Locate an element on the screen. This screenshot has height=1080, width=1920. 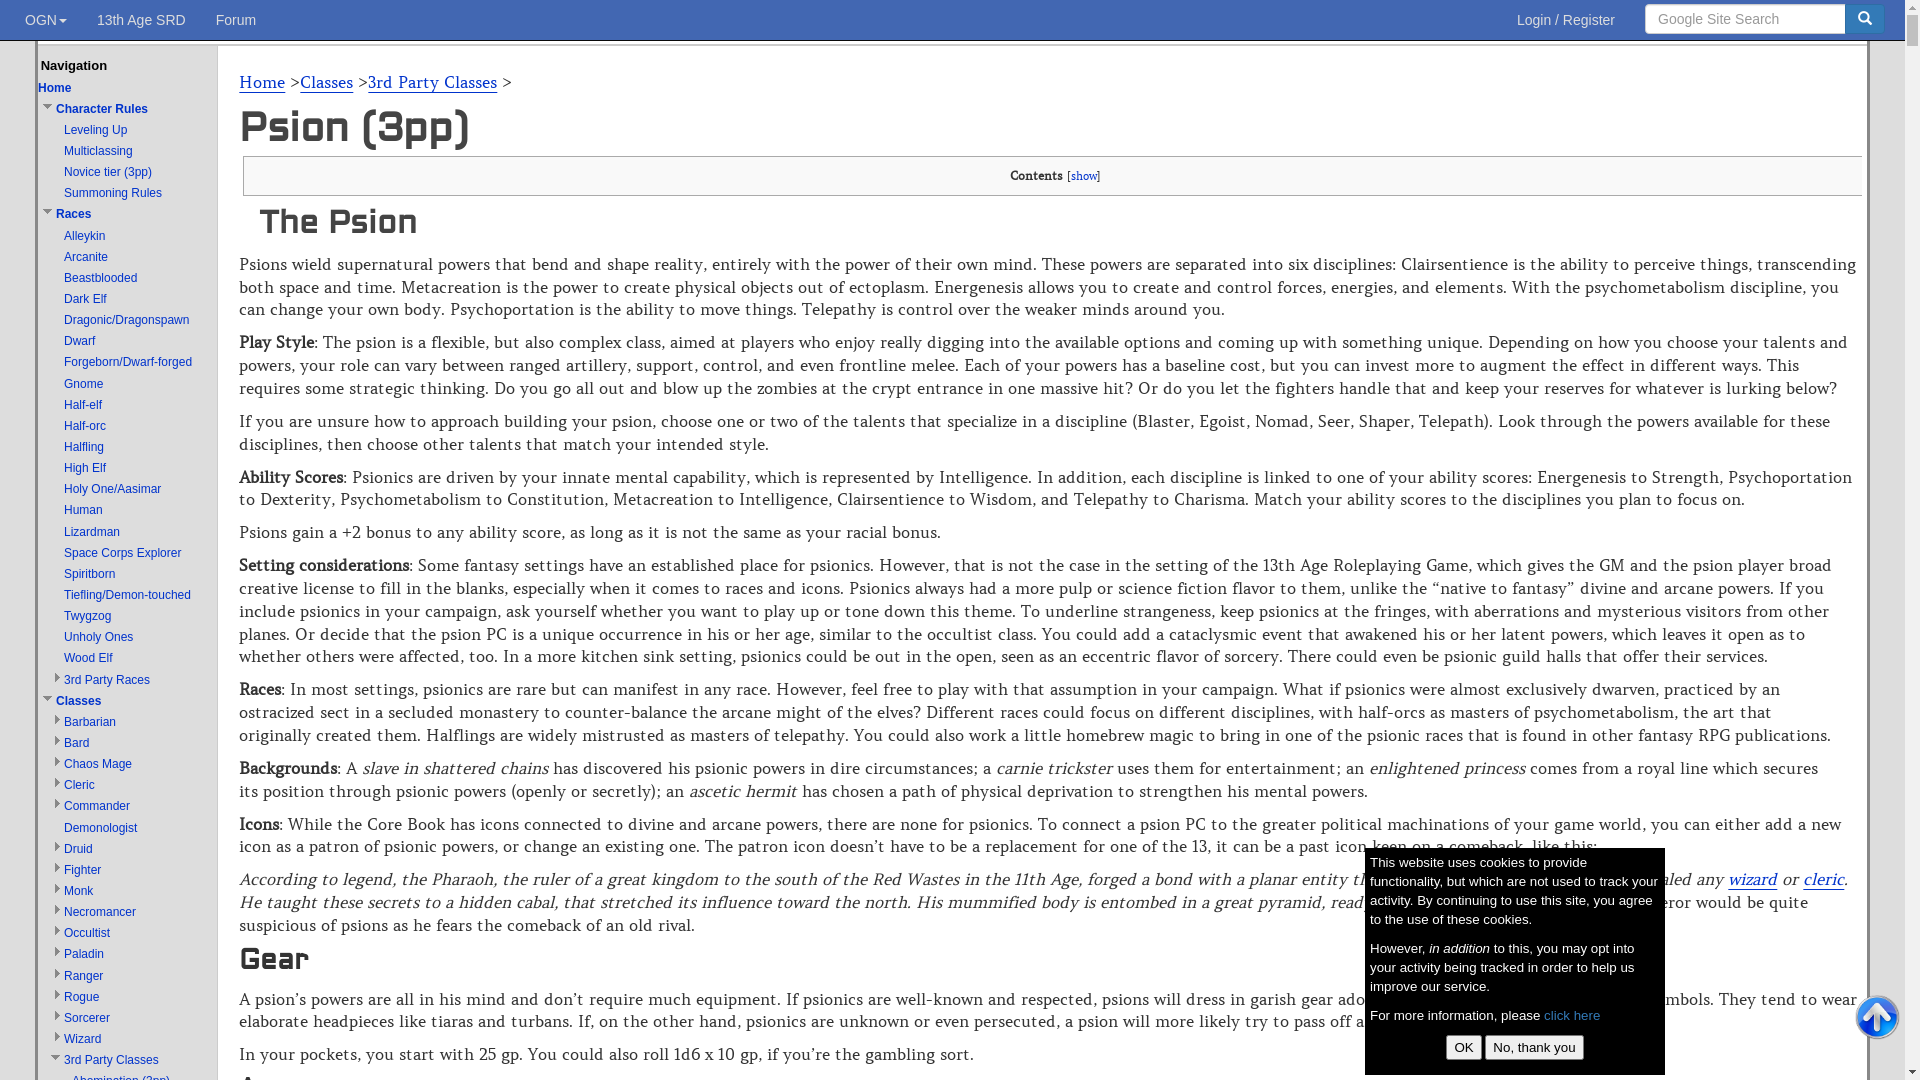
'wizard' is located at coordinates (1727, 878).